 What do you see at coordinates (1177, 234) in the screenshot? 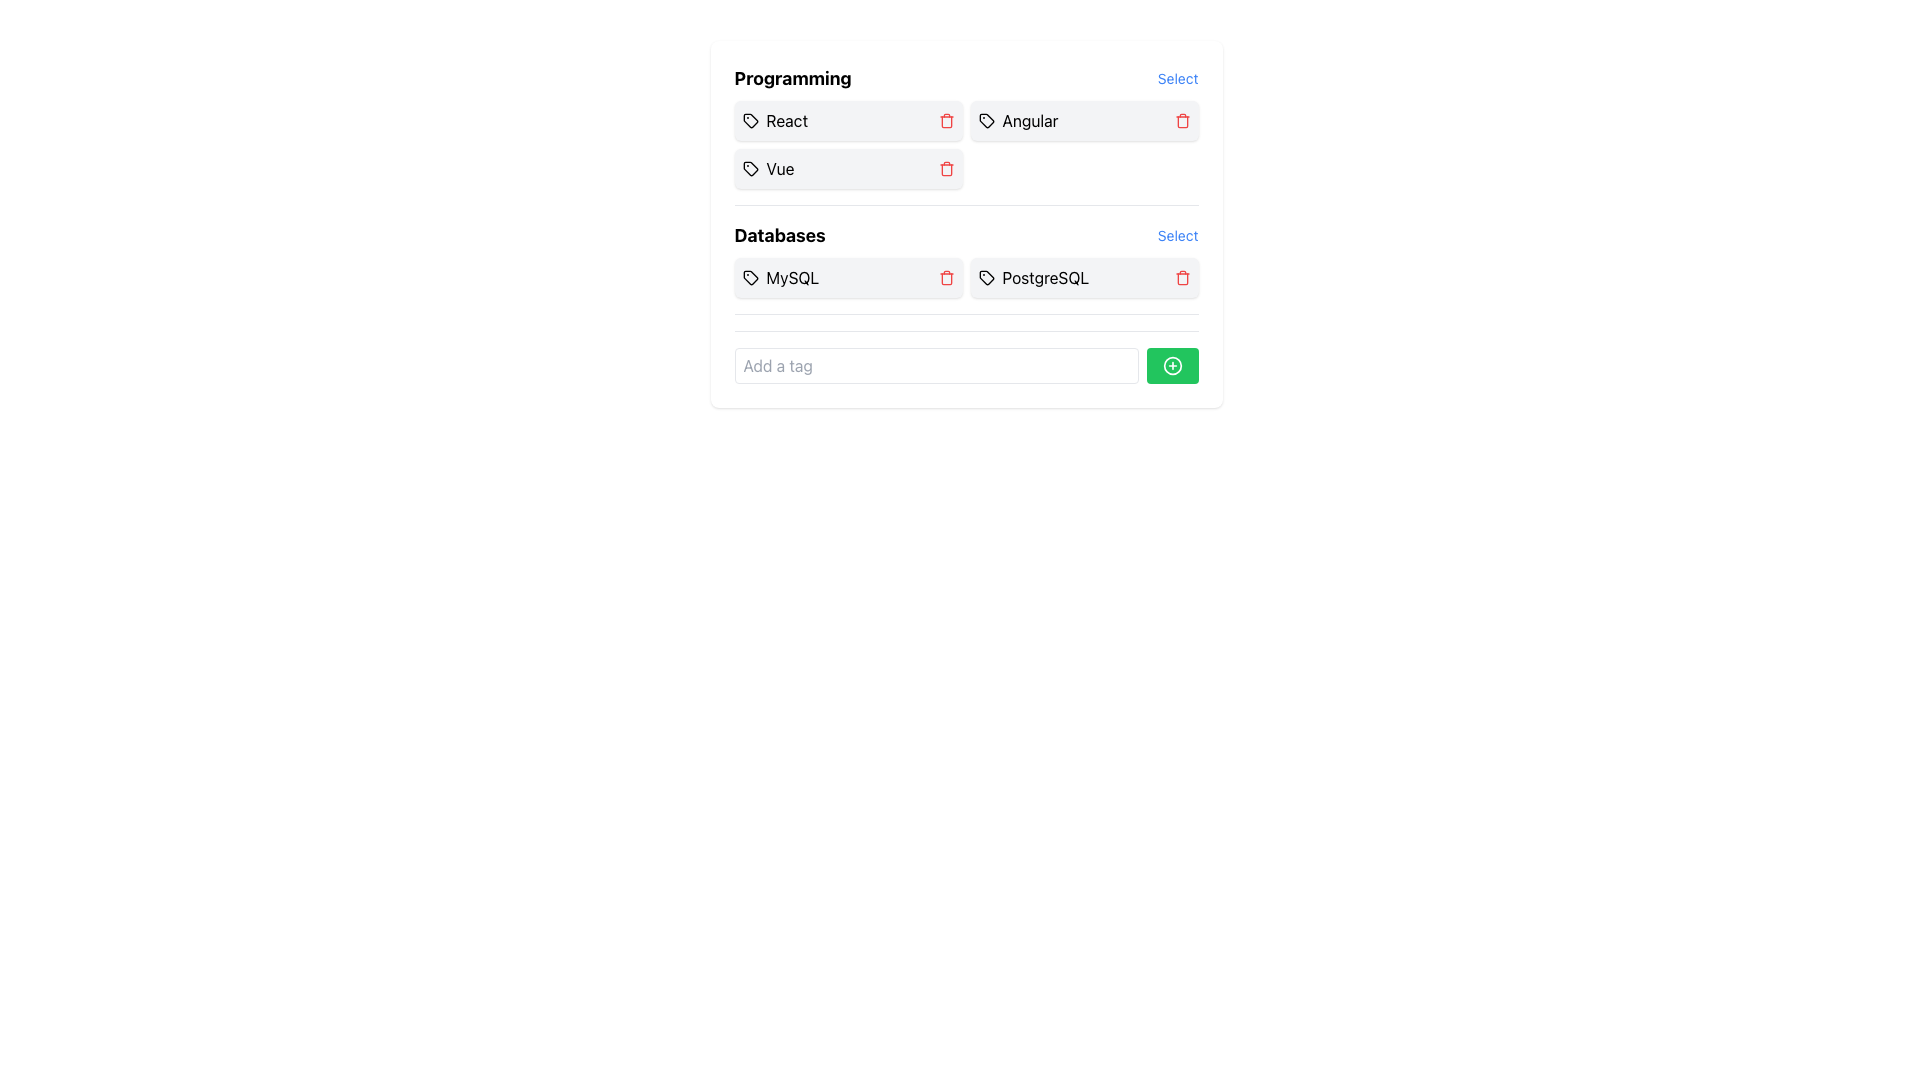
I see `the blue text label reading 'Select' located at the right end of the 'Databases' heading bar` at bounding box center [1177, 234].